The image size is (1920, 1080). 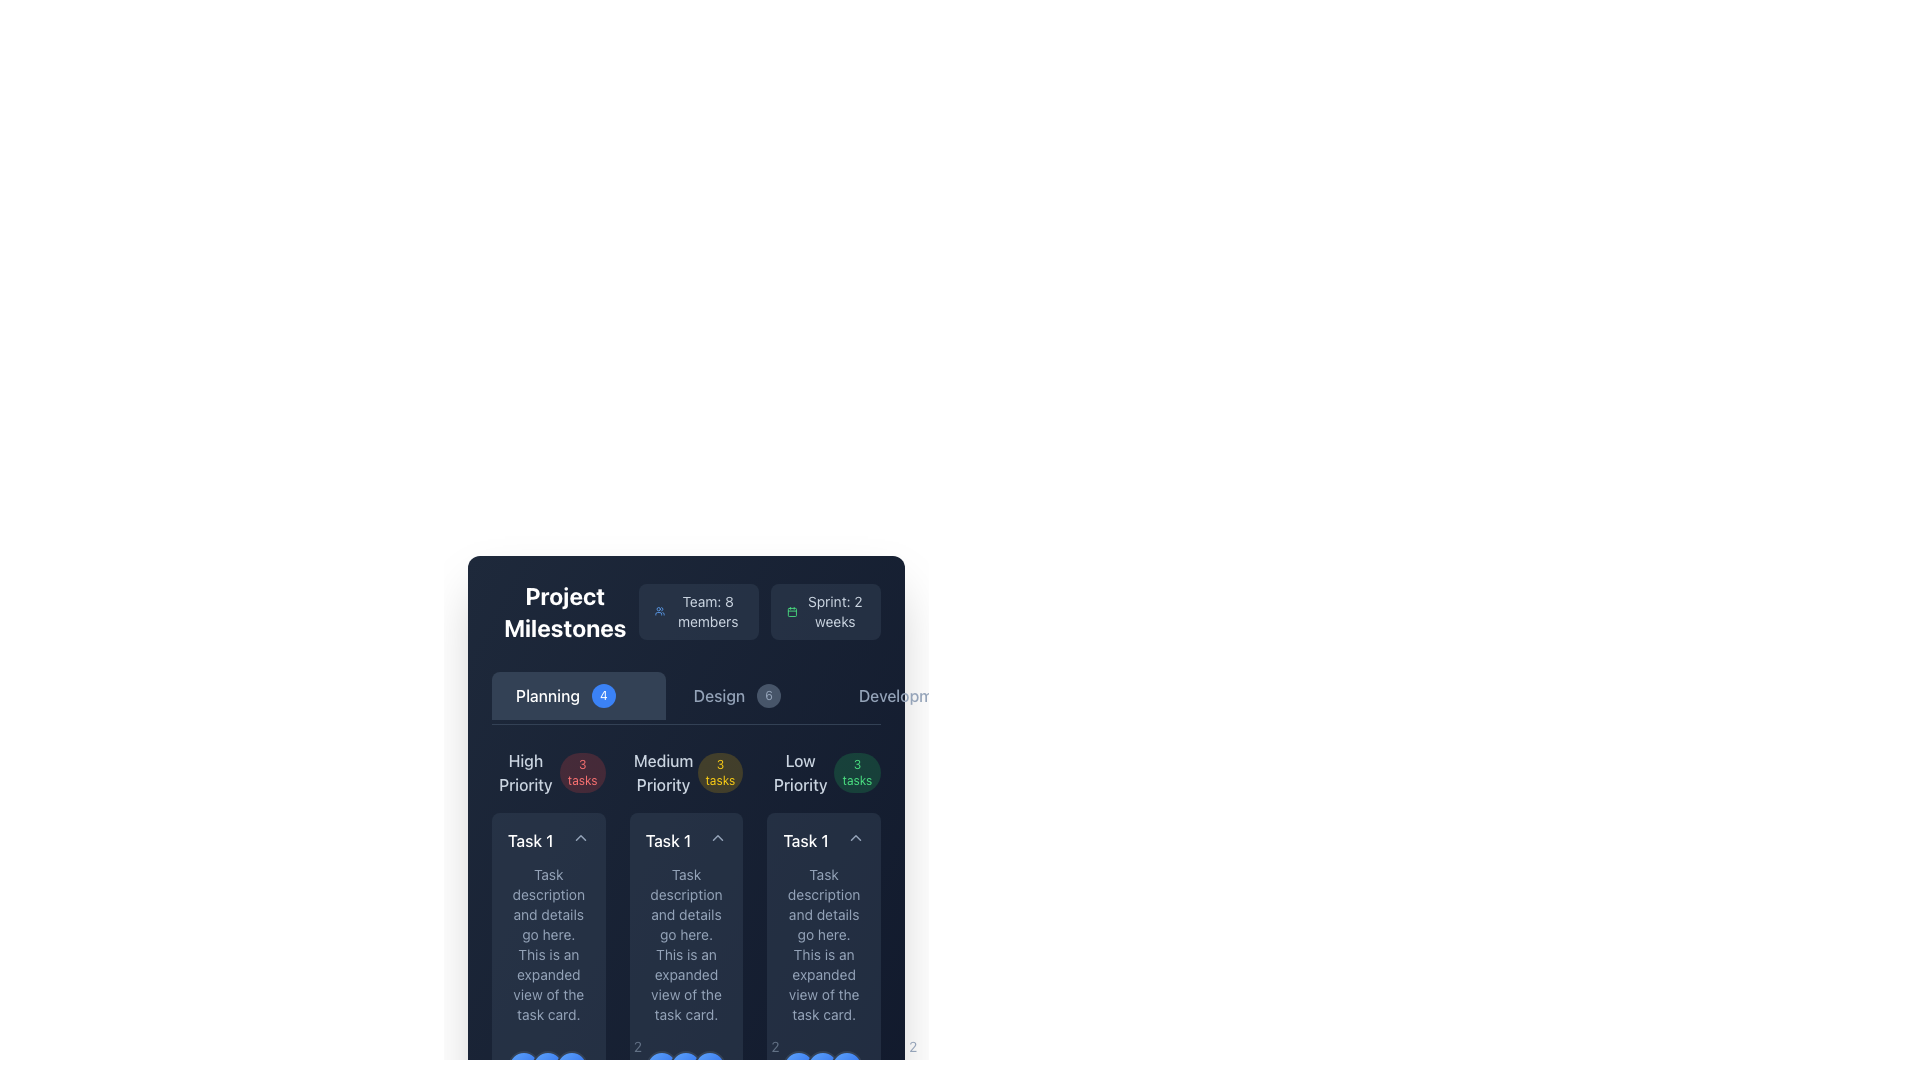 What do you see at coordinates (824, 840) in the screenshot?
I see `the text label representing the task title within the top header section of the task card` at bounding box center [824, 840].